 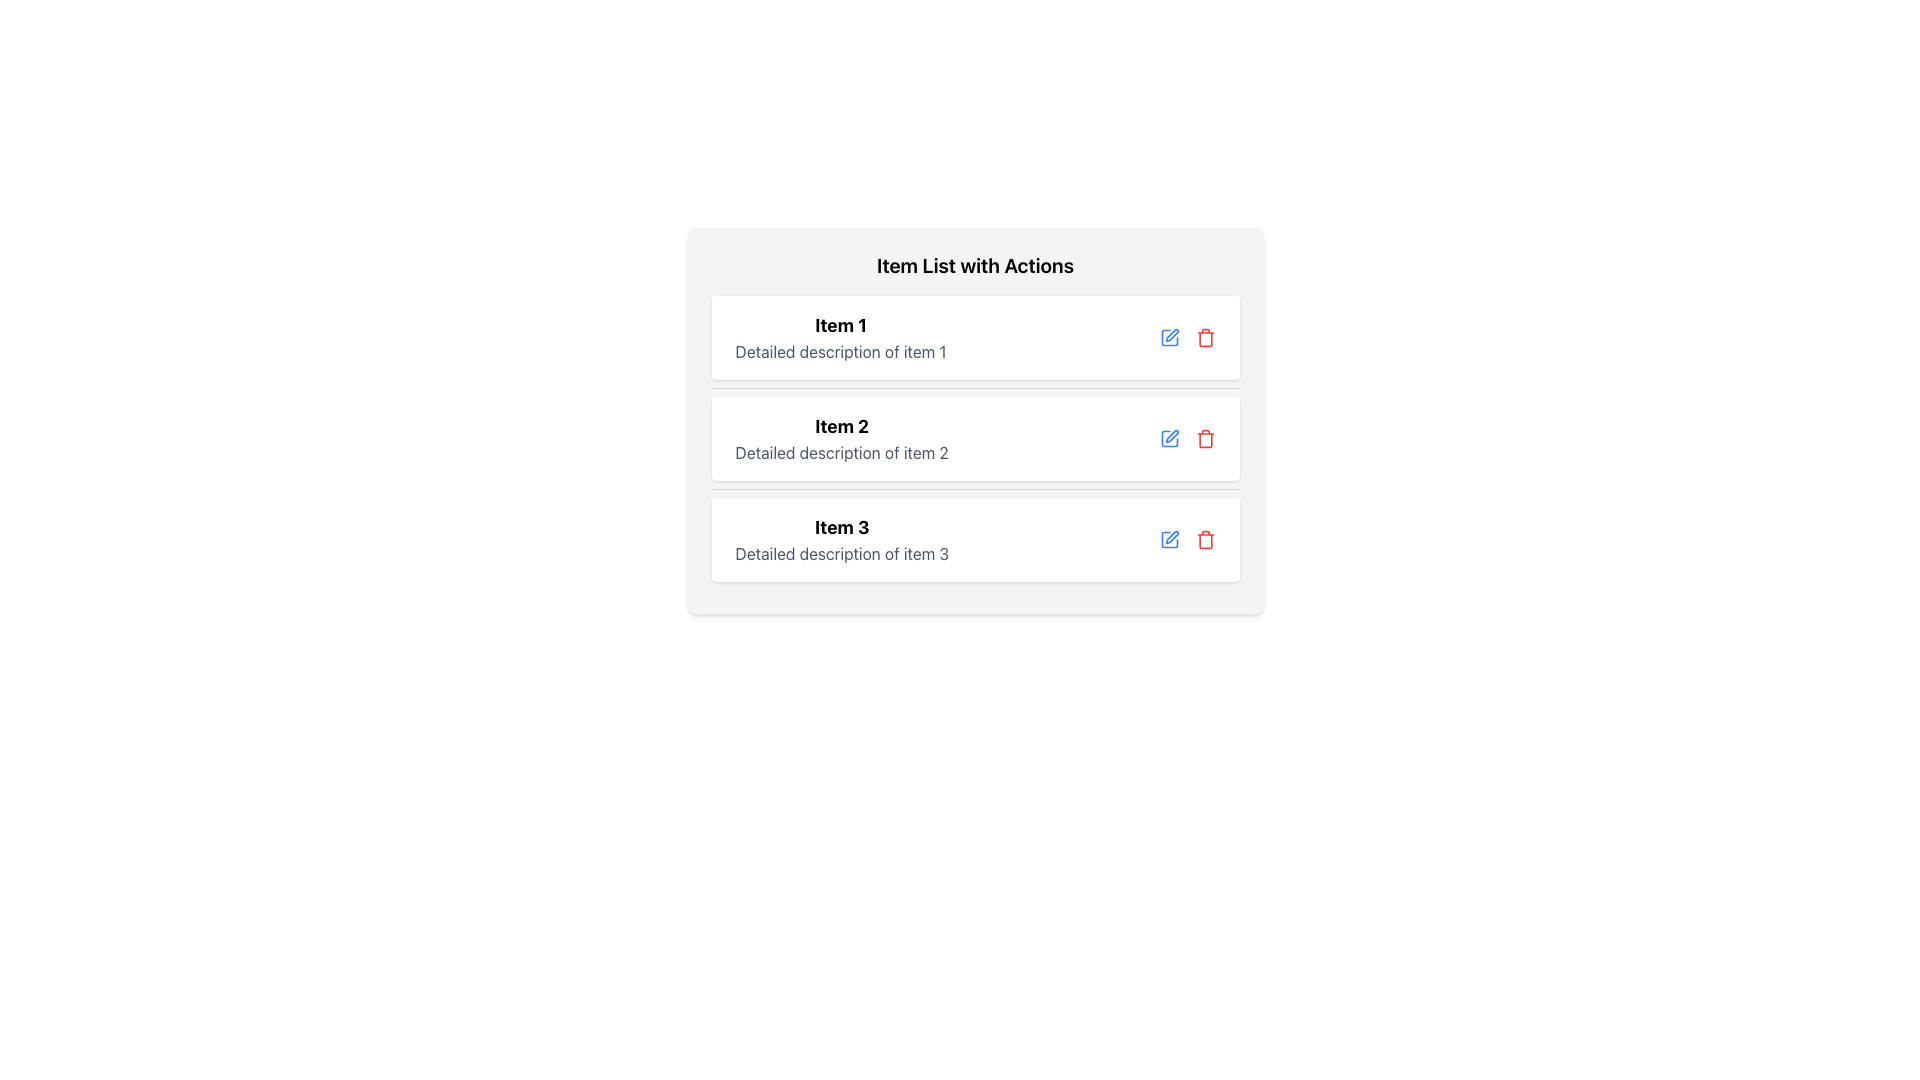 I want to click on the decorative part of the trash bin icon located in the far-right side of the second item row of the action panel, so click(x=1204, y=439).